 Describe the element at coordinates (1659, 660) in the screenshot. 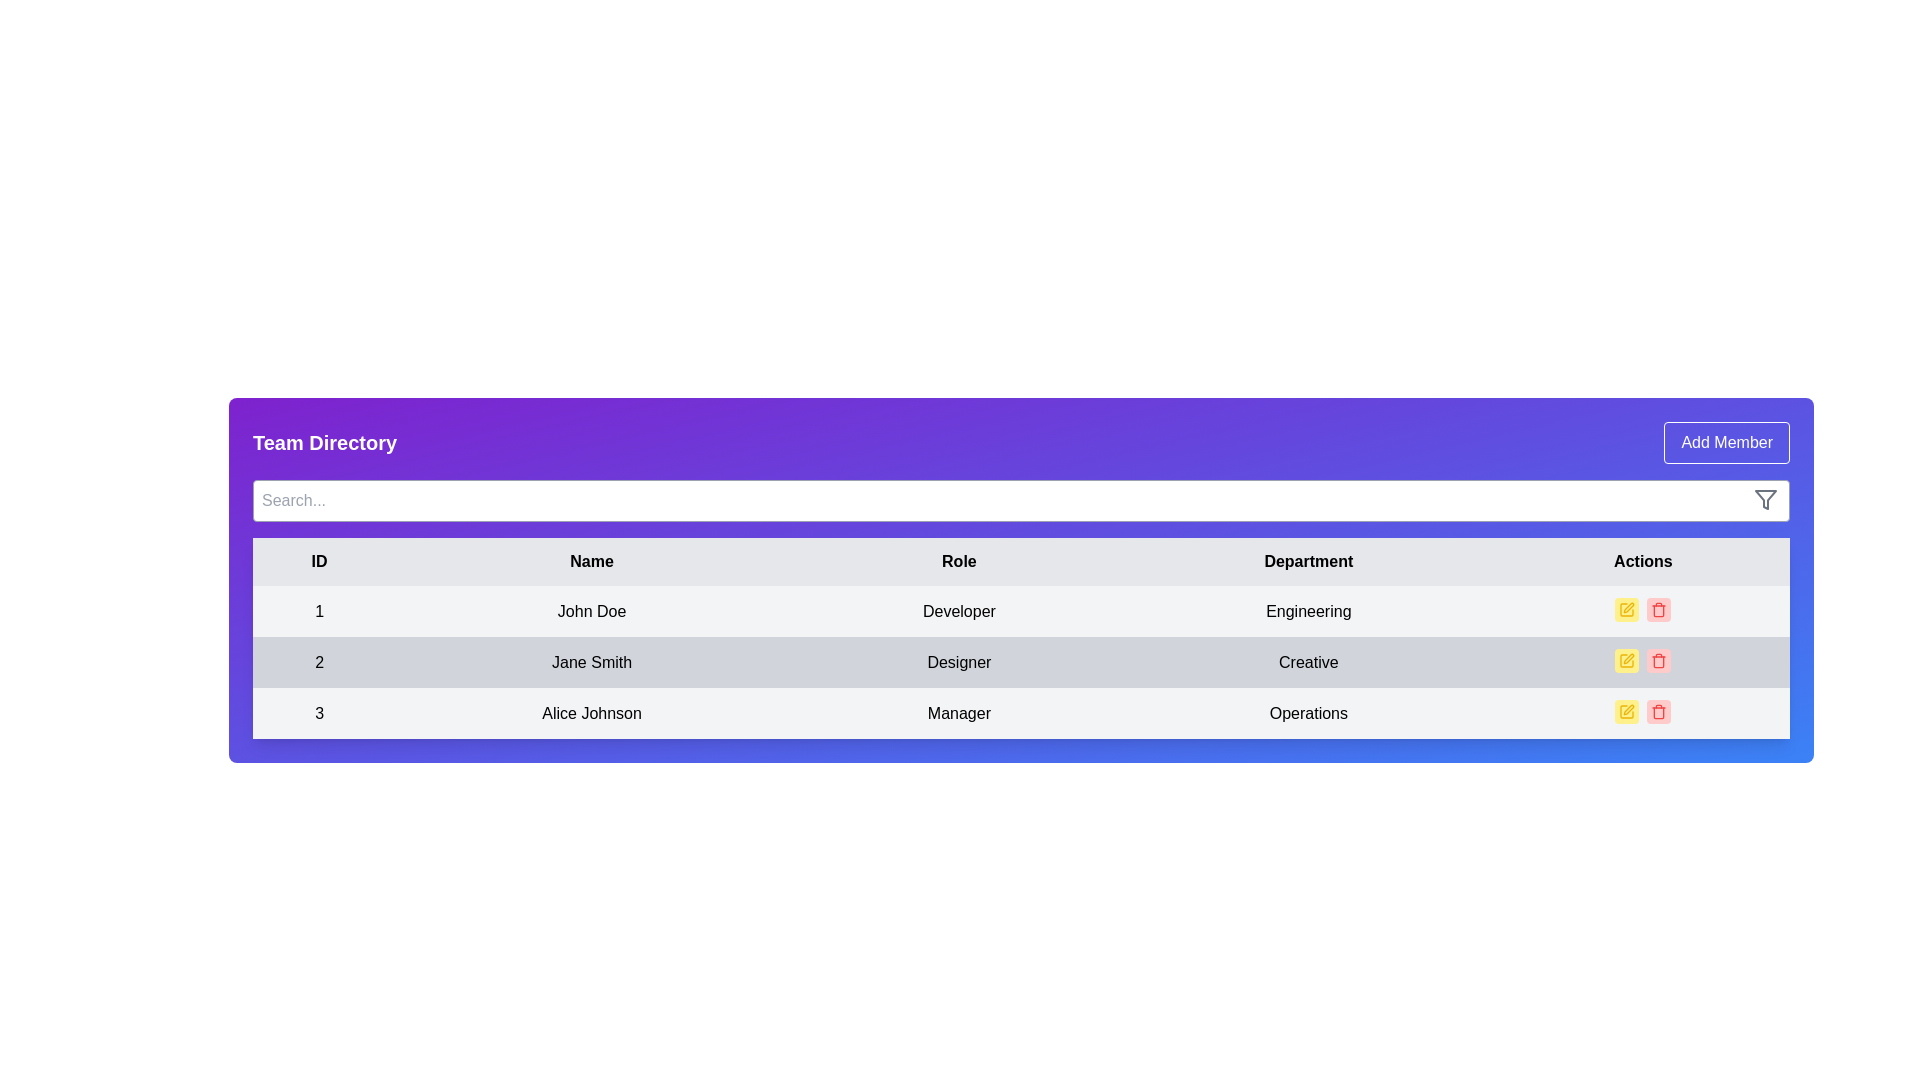

I see `the delete button located in the 'Actions' column of the second row of the table, corresponding to the entry 'Jane Smith'` at that location.